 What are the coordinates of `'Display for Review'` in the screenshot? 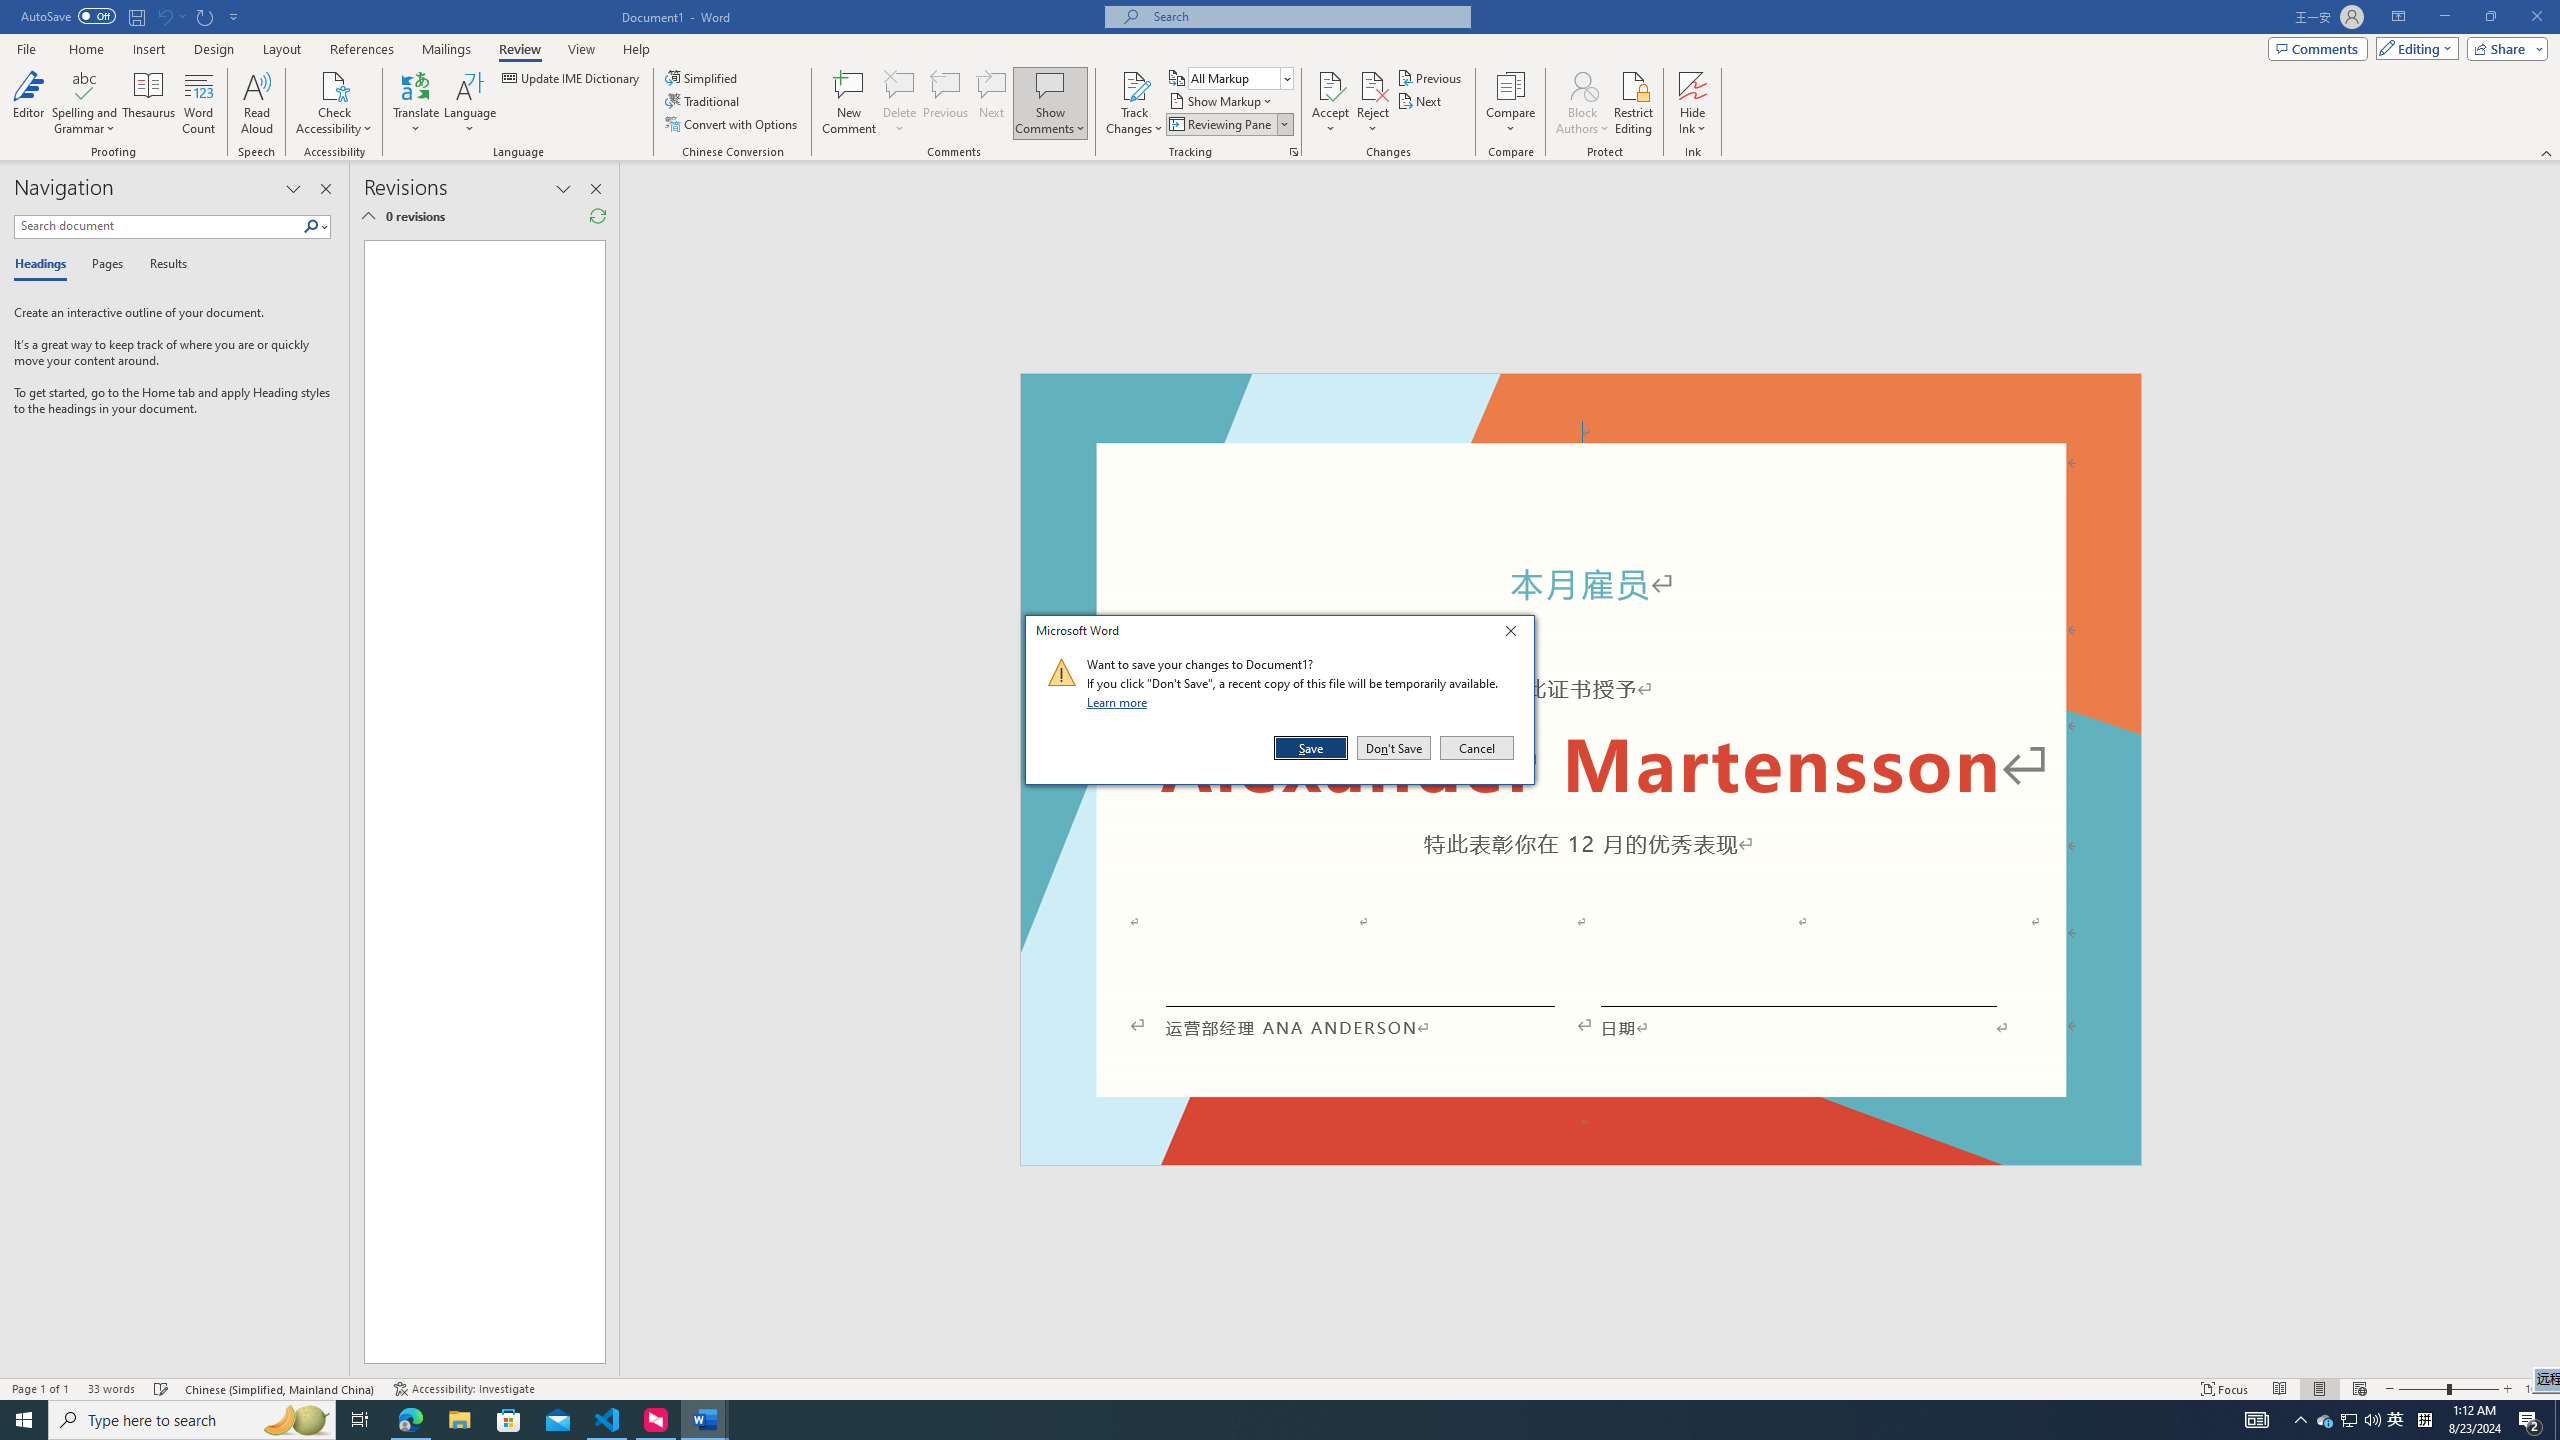 It's located at (1239, 77).